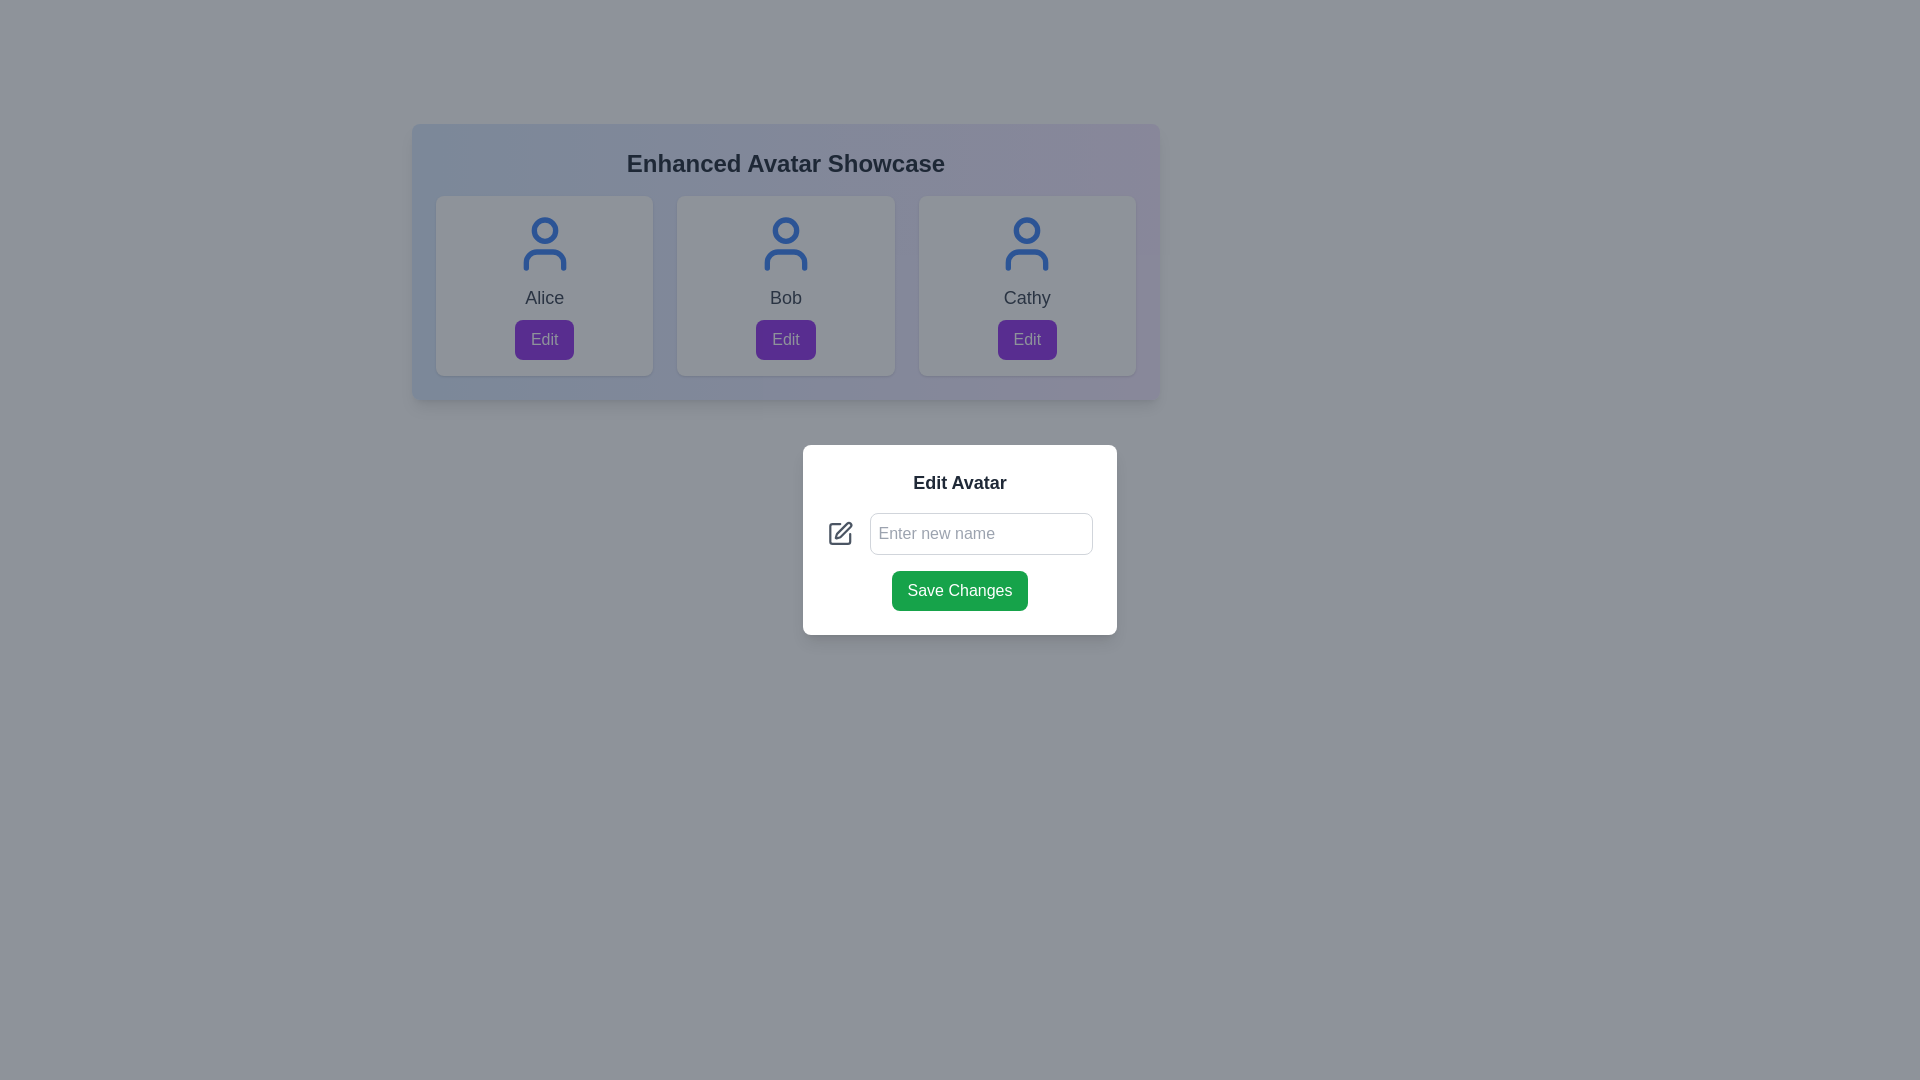 The width and height of the screenshot is (1920, 1080). Describe the element at coordinates (785, 261) in the screenshot. I see `the entire section element with a gradient background containing the title 'Enhanced Avatar Showcase' and user cards` at that location.